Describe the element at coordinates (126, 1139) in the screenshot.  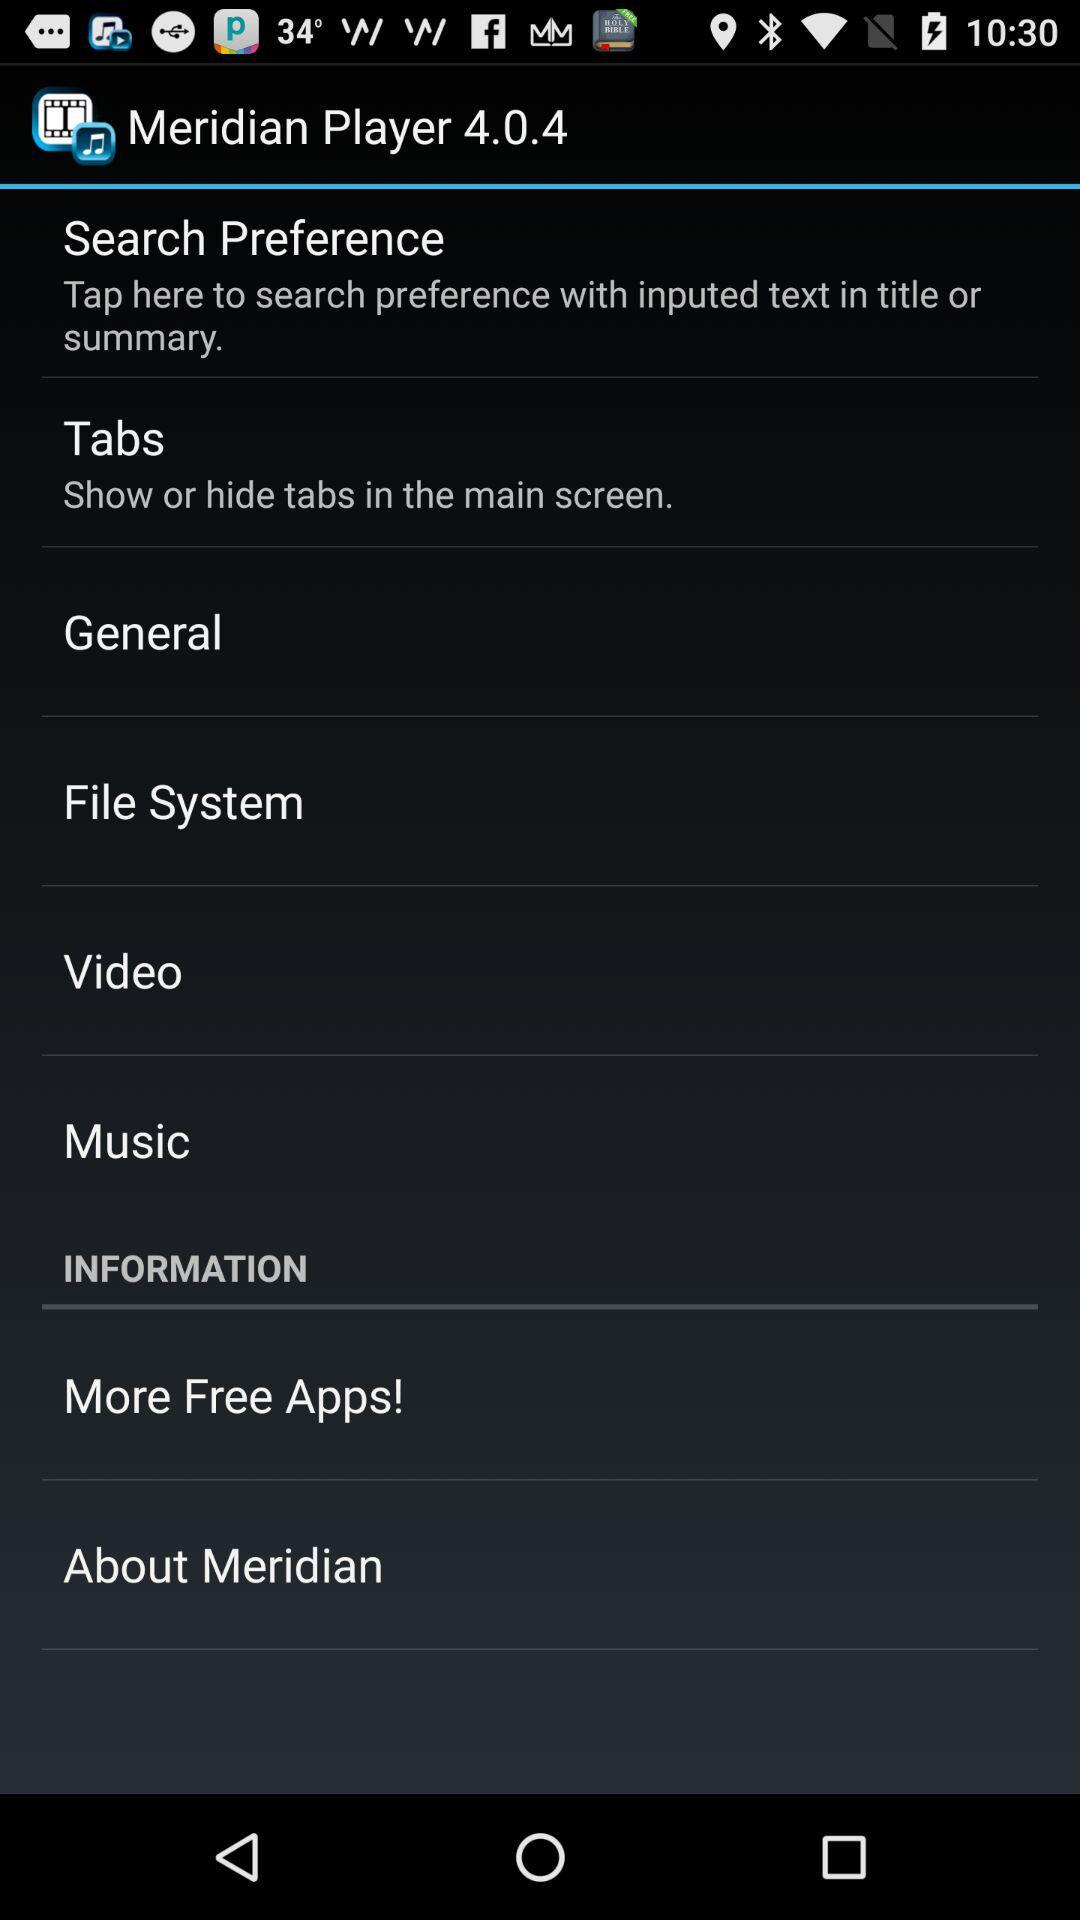
I see `the item below video app` at that location.